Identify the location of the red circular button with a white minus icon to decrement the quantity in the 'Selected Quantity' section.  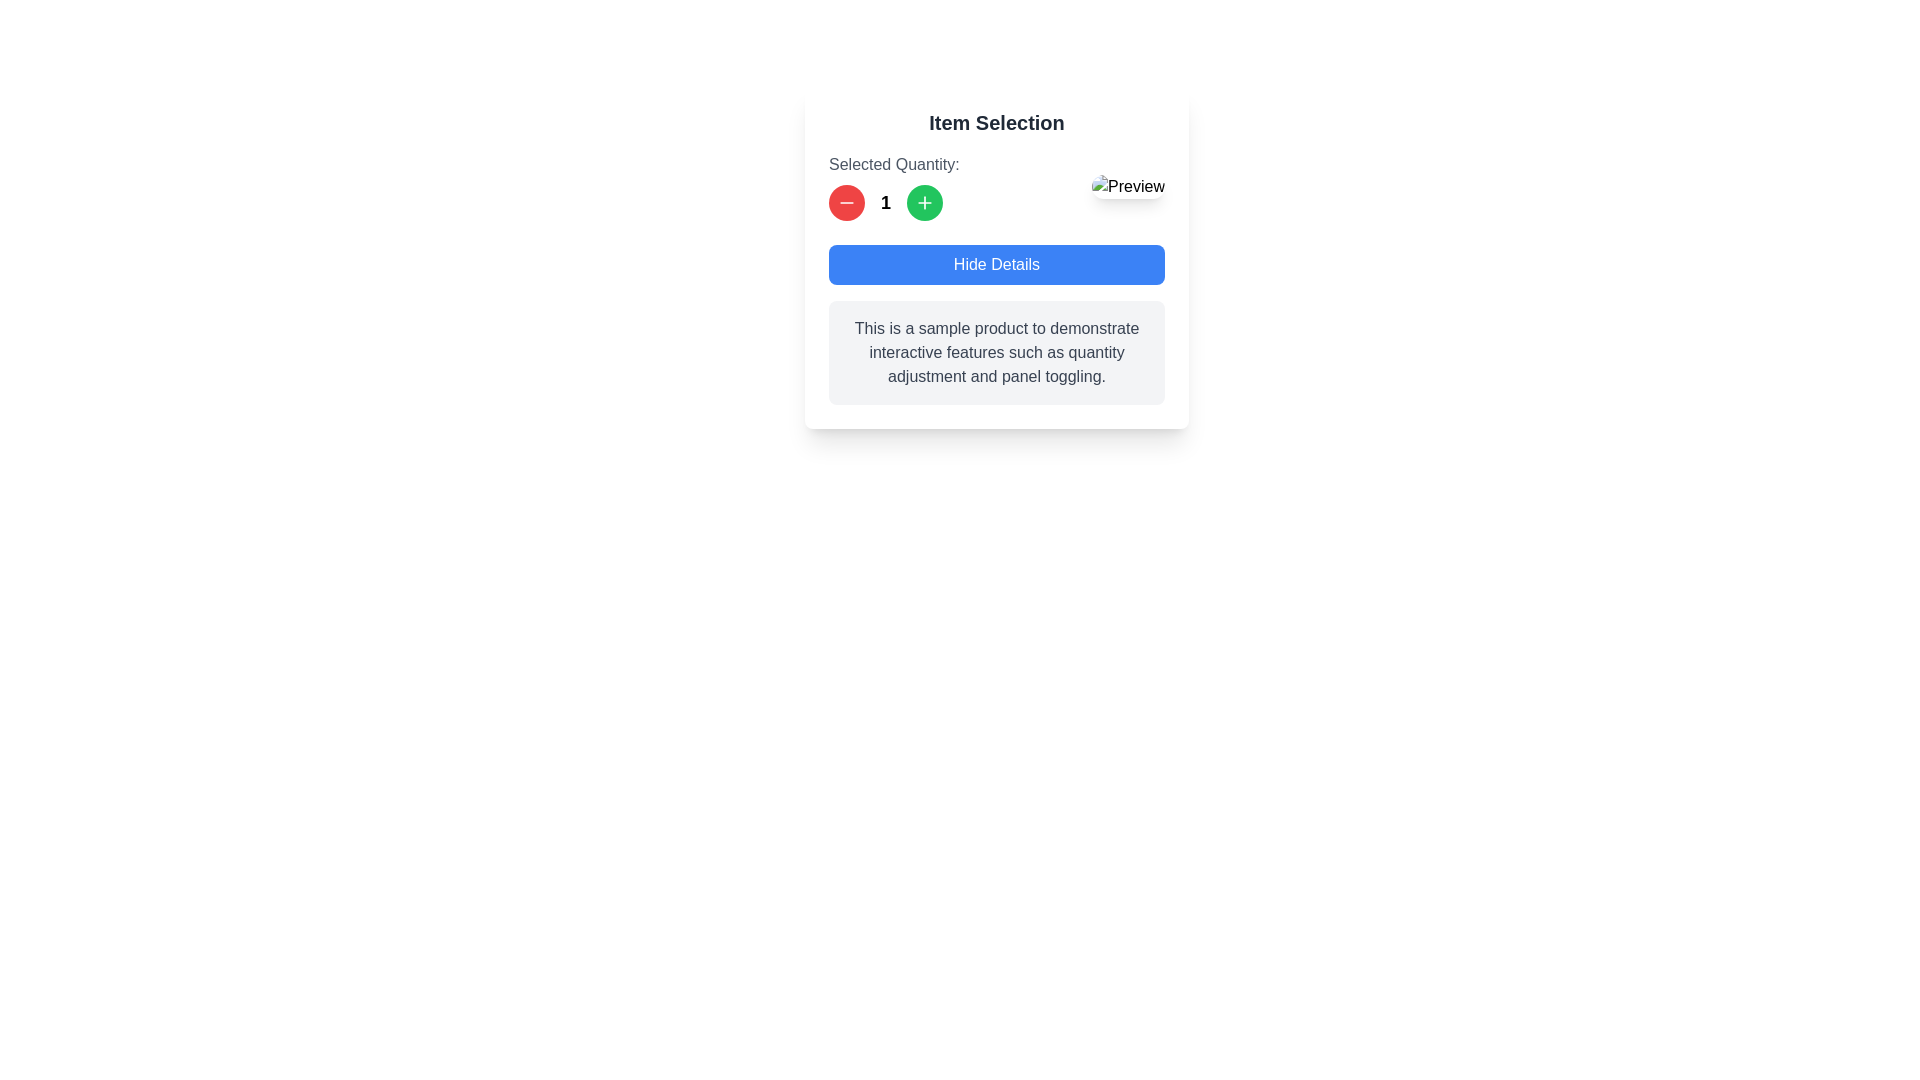
(846, 203).